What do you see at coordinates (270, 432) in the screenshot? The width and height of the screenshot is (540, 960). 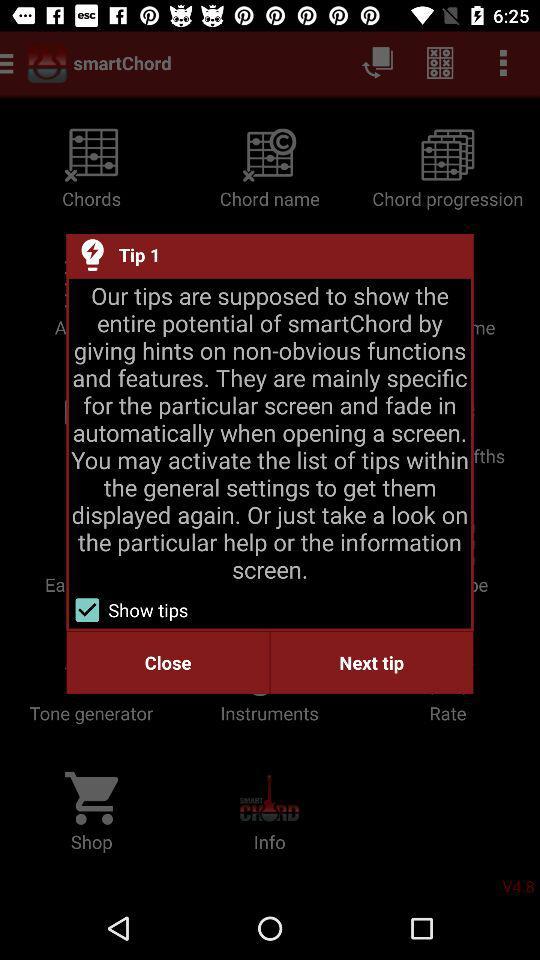 I see `the item above show tips` at bounding box center [270, 432].